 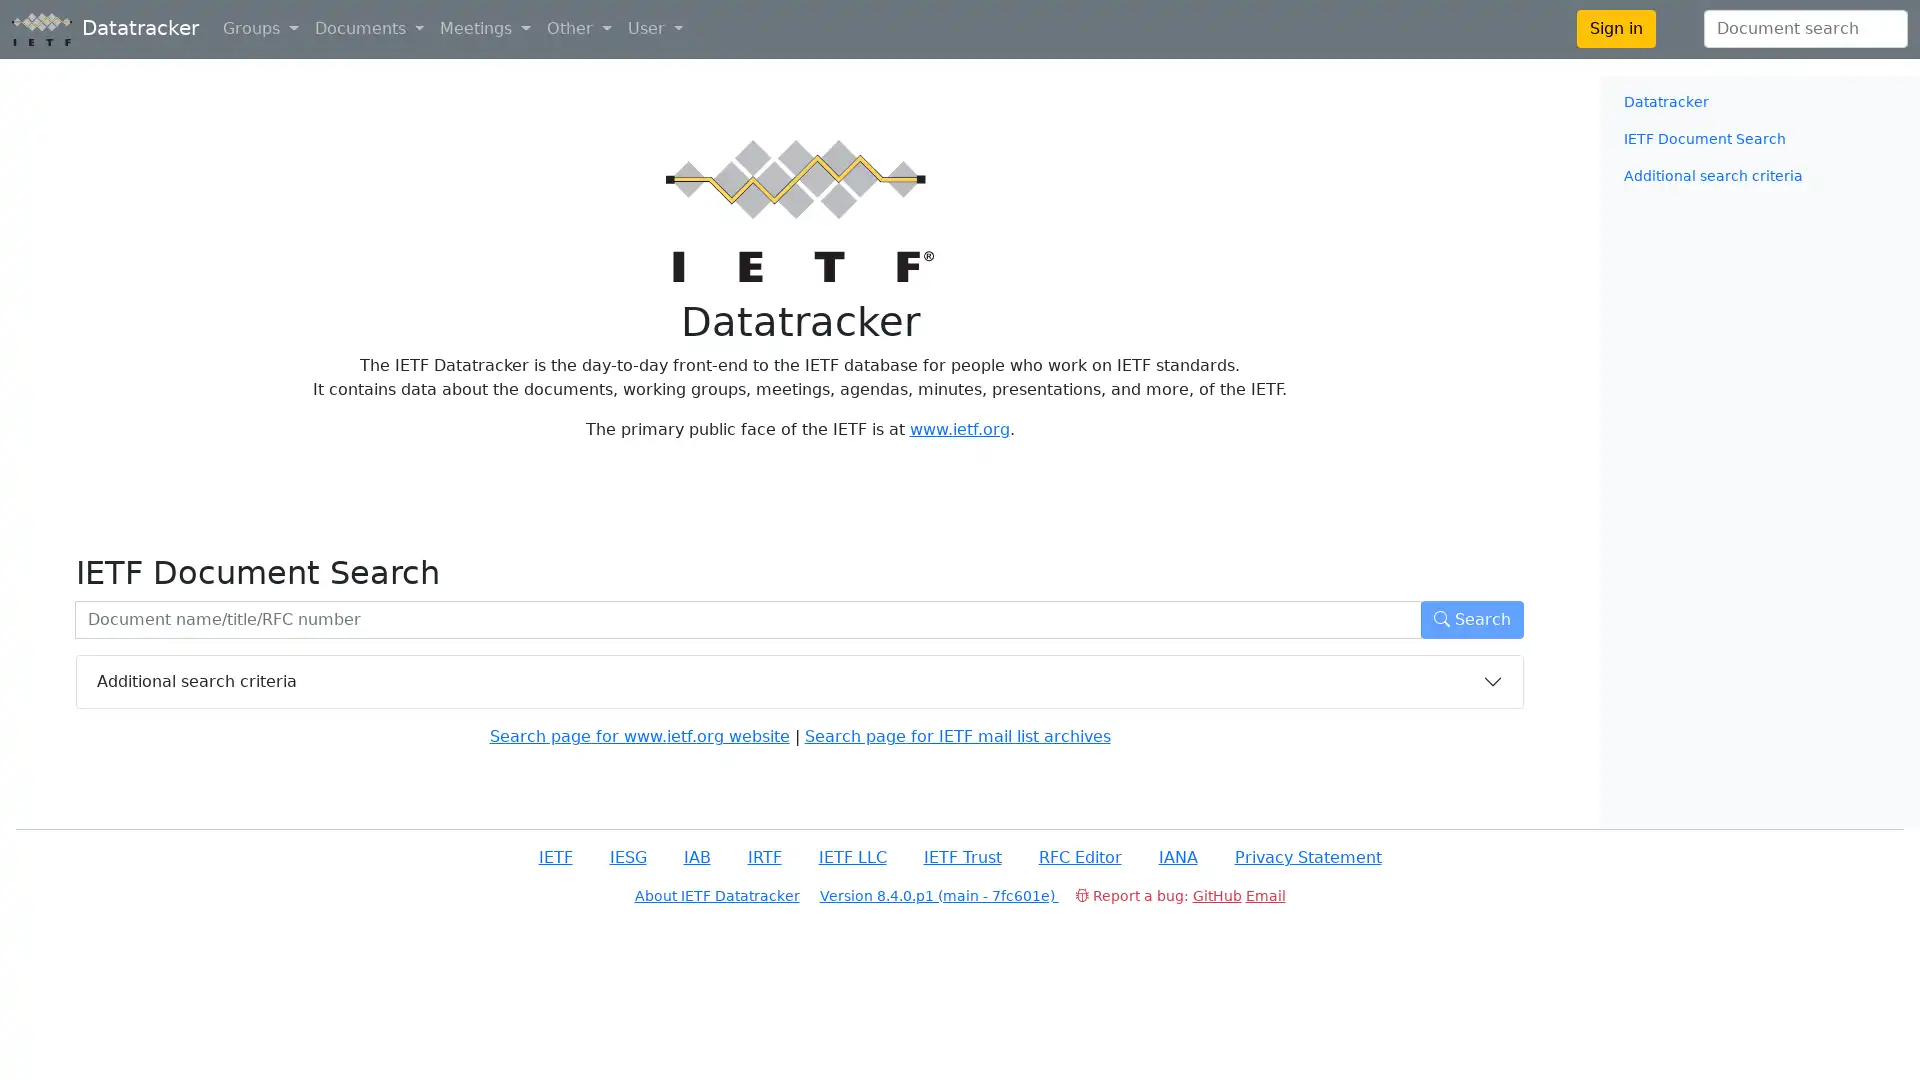 What do you see at coordinates (654, 29) in the screenshot?
I see `User` at bounding box center [654, 29].